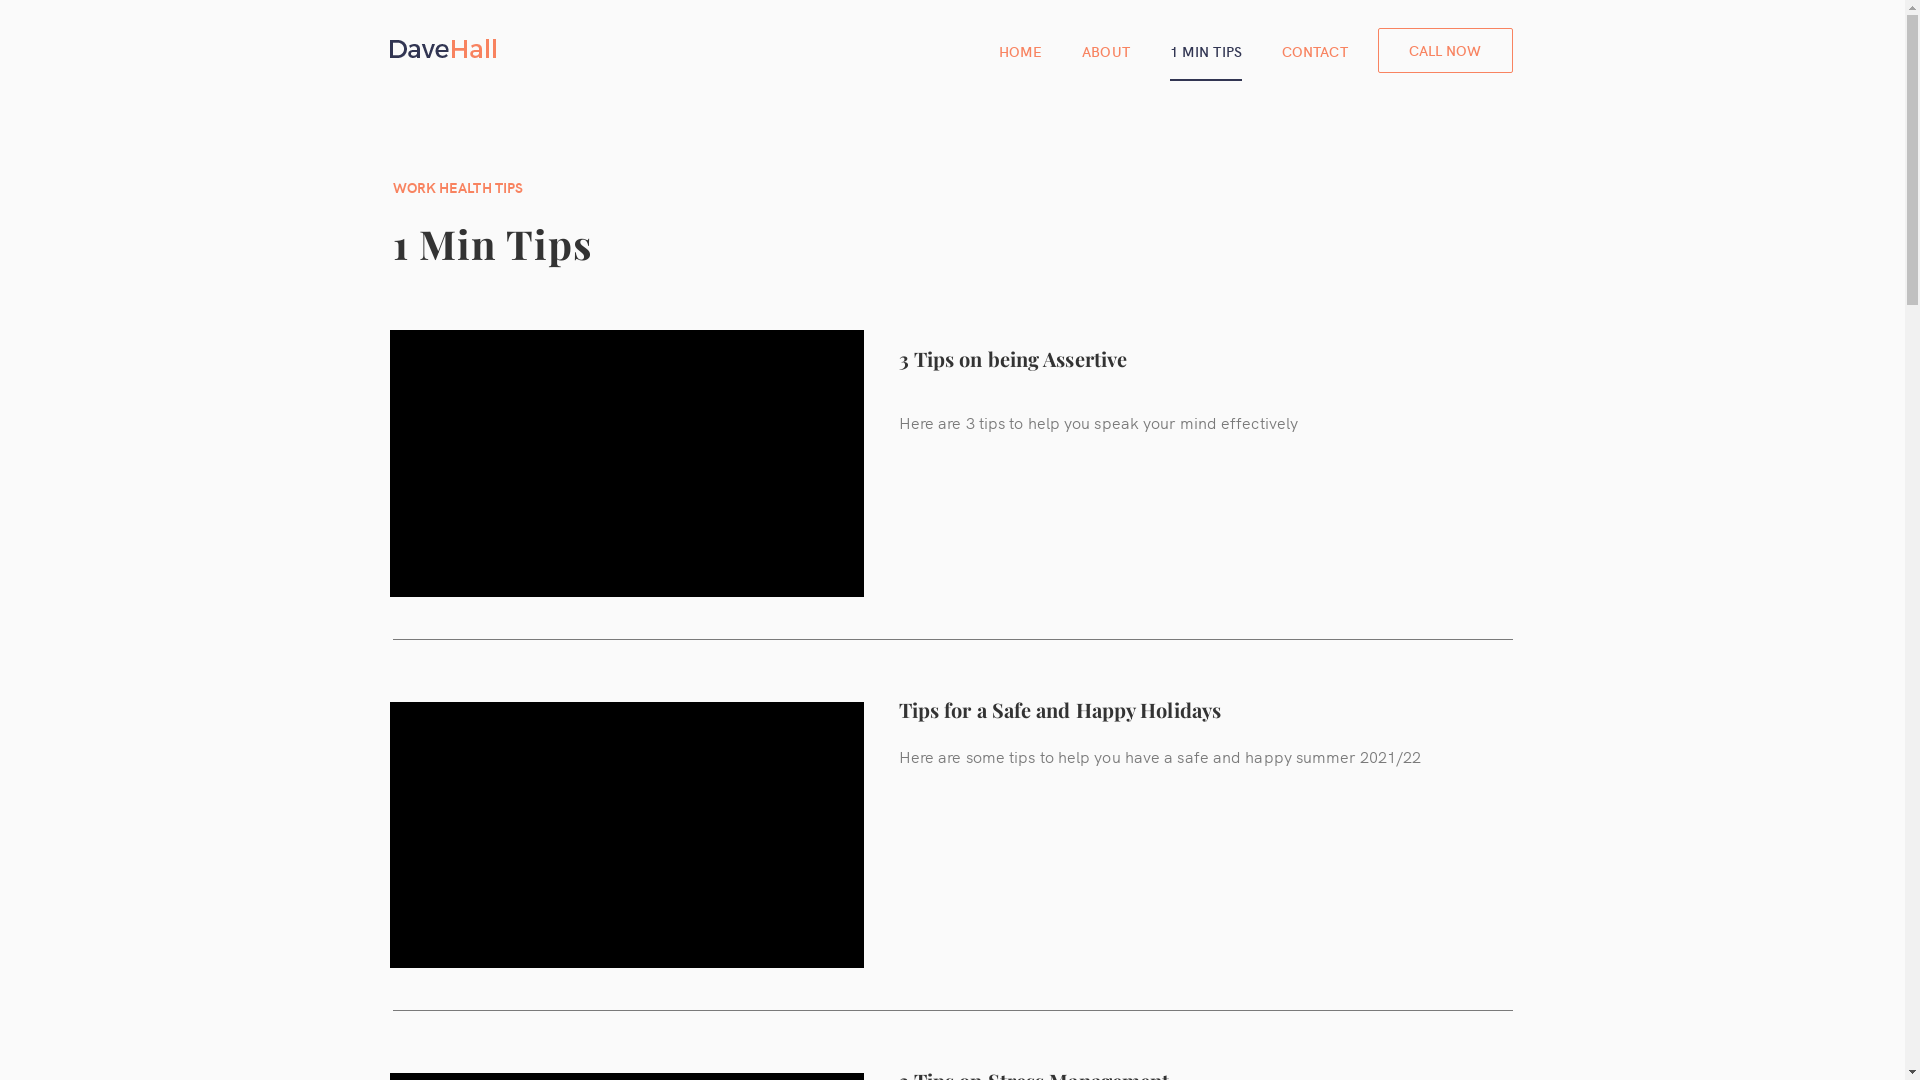 This screenshot has width=1920, height=1080. I want to click on 'ABOUT', so click(1104, 49).